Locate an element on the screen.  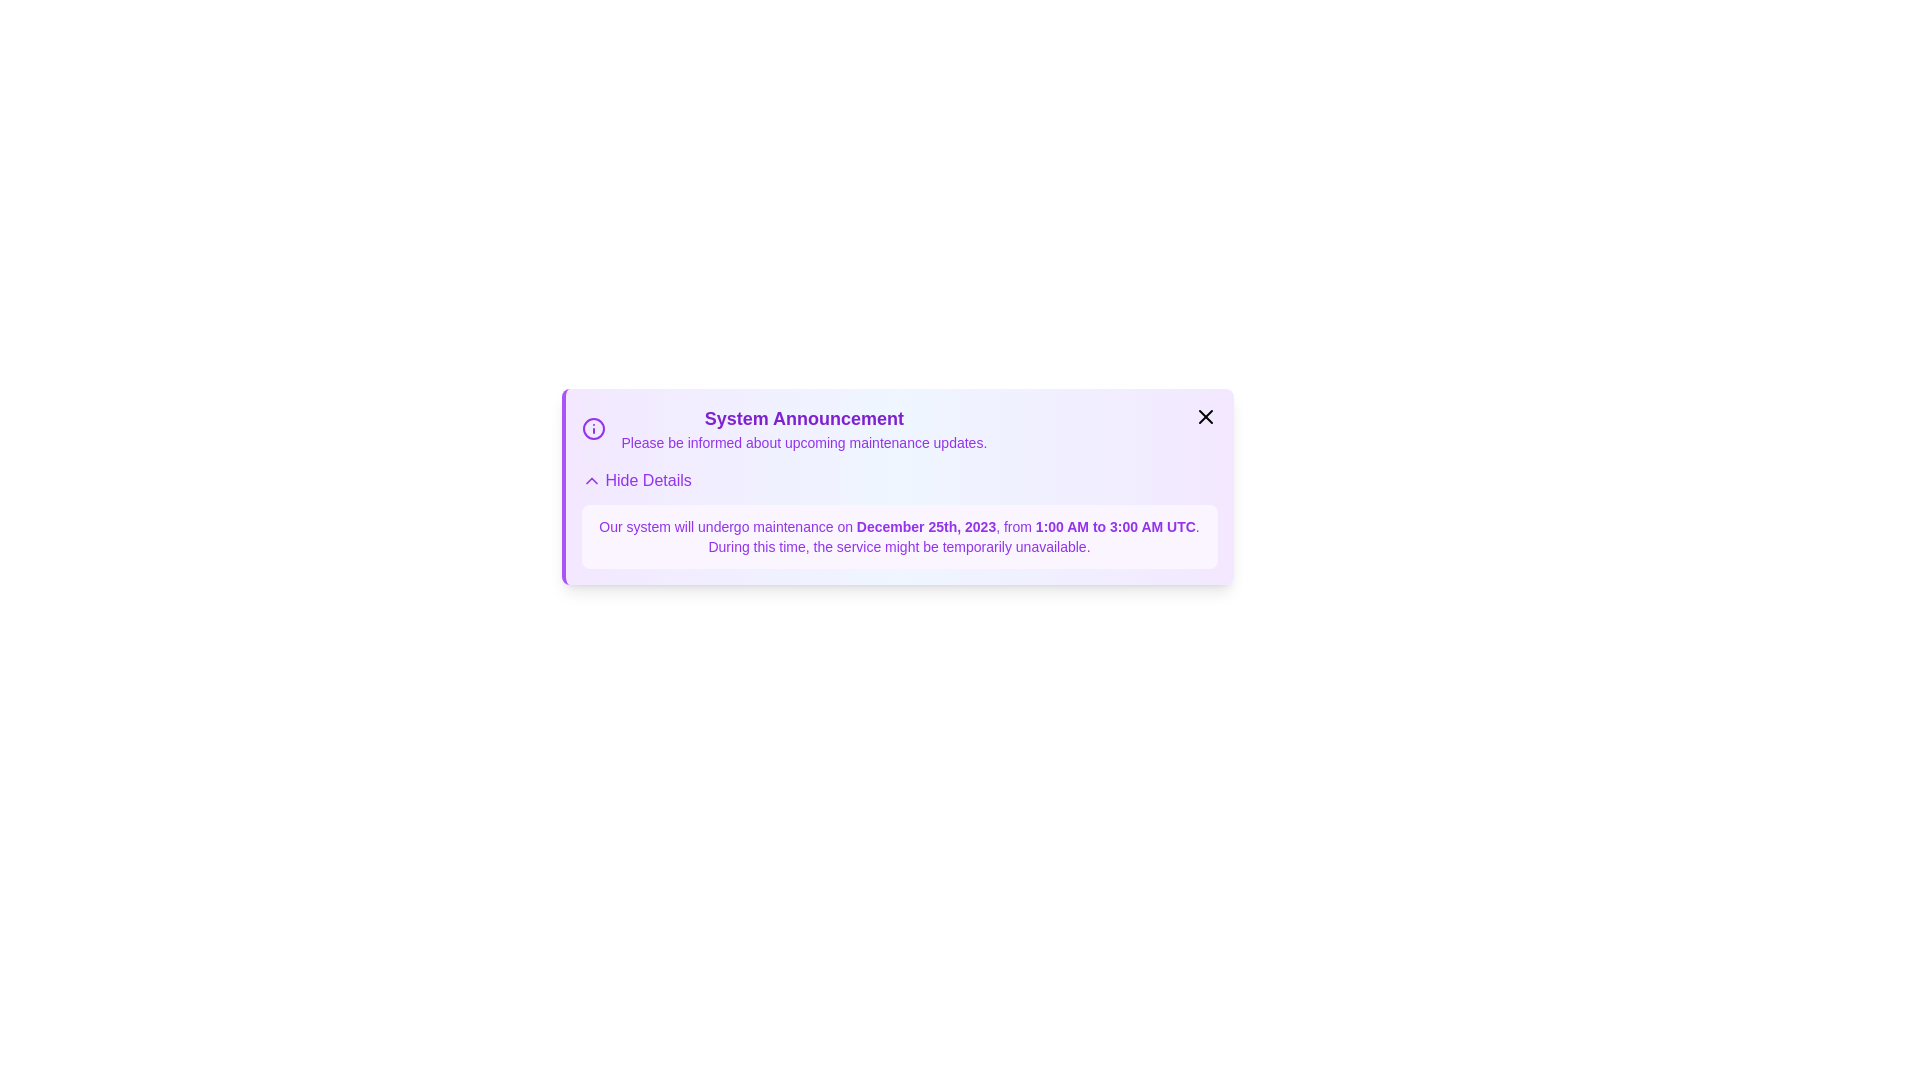
the informational icon located in the upper-left region of the notification box, adjacent to the text titled 'System Announcement' is located at coordinates (592, 427).